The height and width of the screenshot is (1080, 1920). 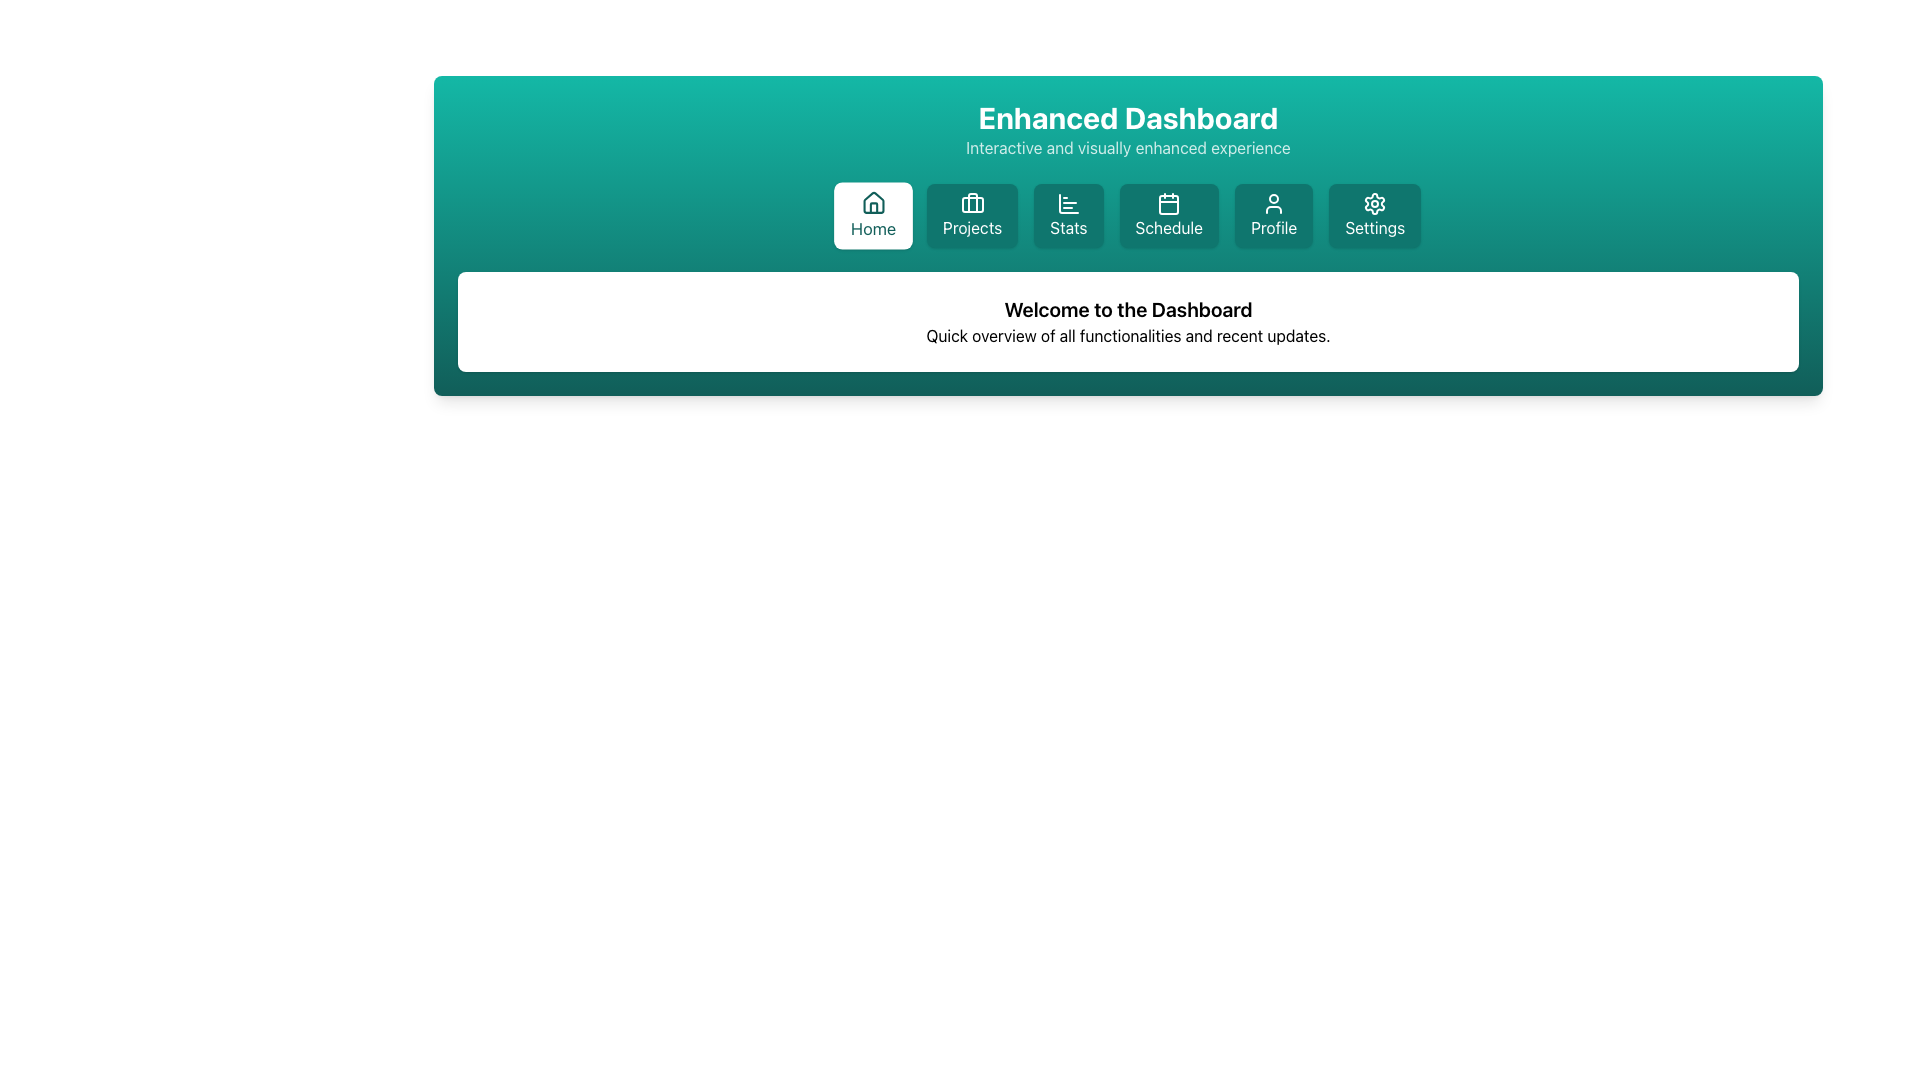 I want to click on text that provides a concise summary or description of the functionalities and updates the interface offers, located below the header 'Welcome to the Dashboard', so click(x=1128, y=334).